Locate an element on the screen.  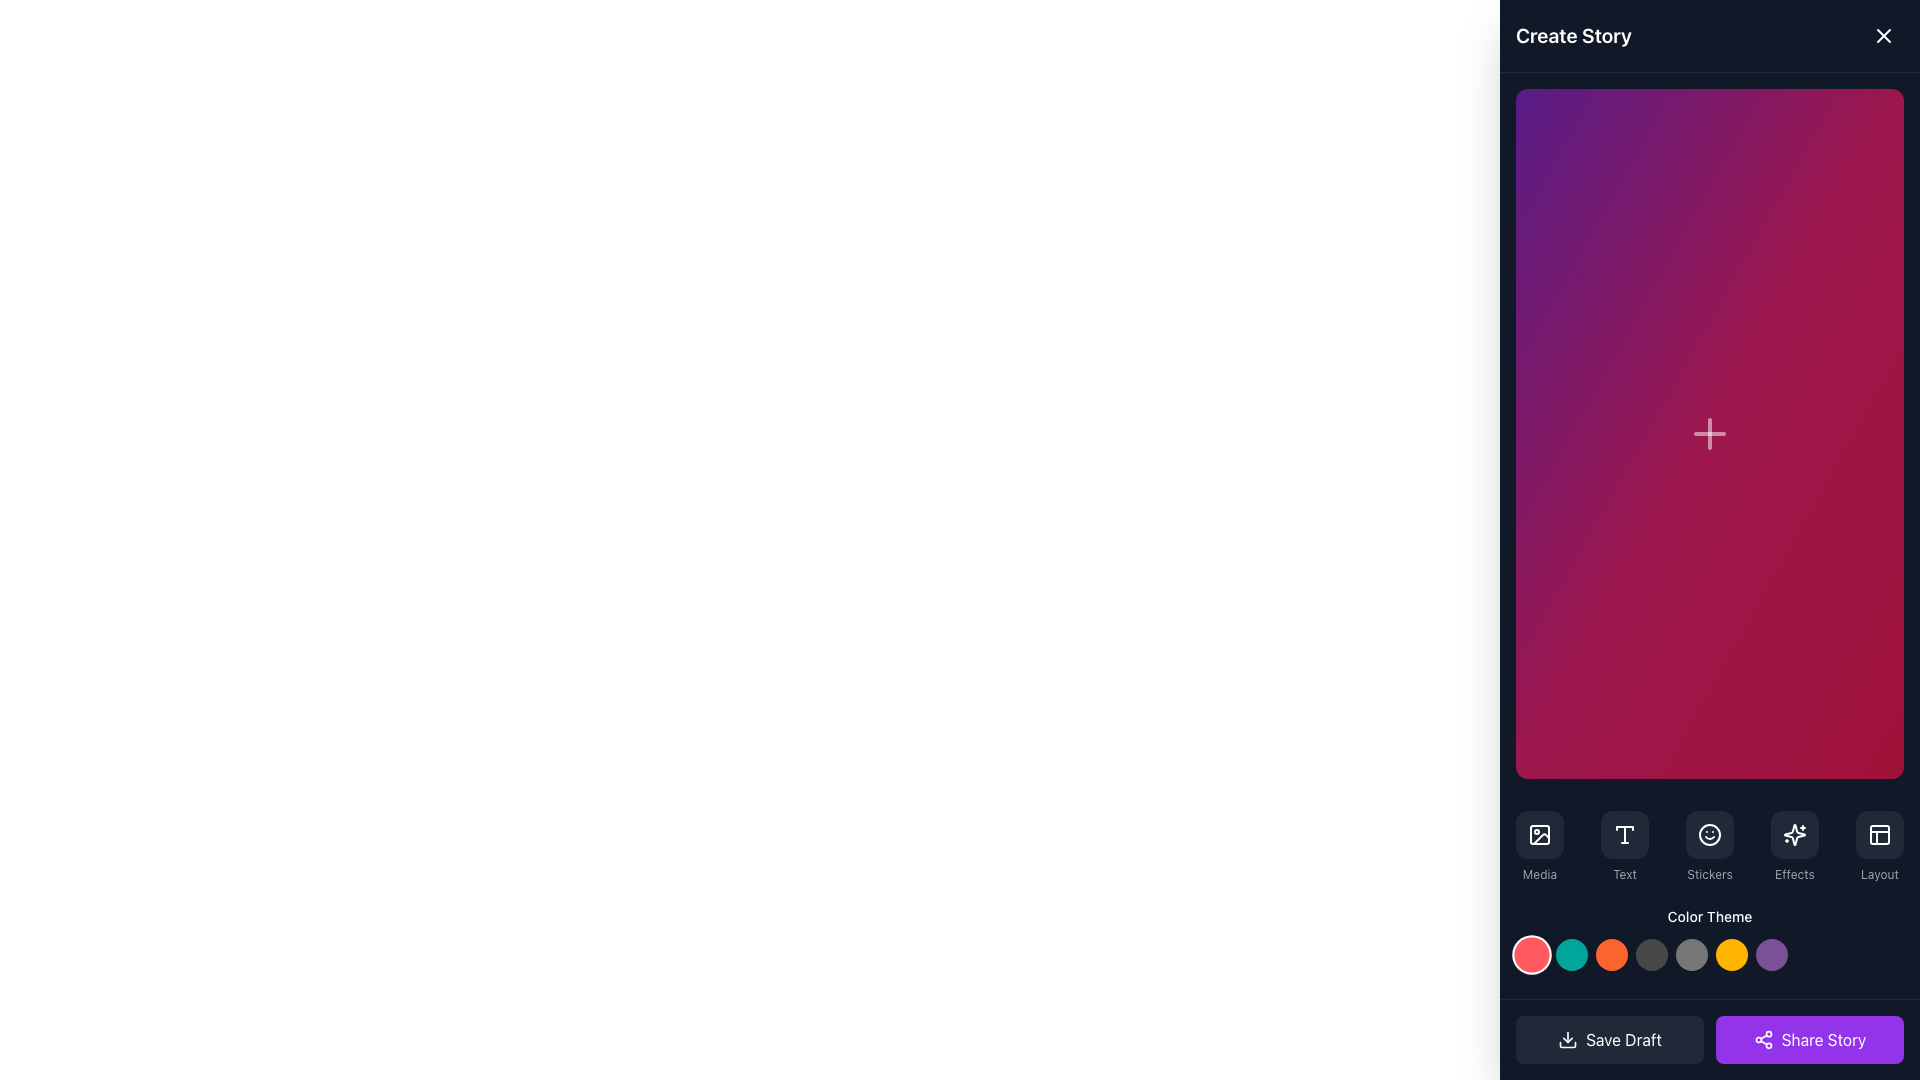
the square button with rounded corners and a dark gray background, which contains a white sparkles icon, located in the 'Effects' section of the interface is located at coordinates (1795, 833).